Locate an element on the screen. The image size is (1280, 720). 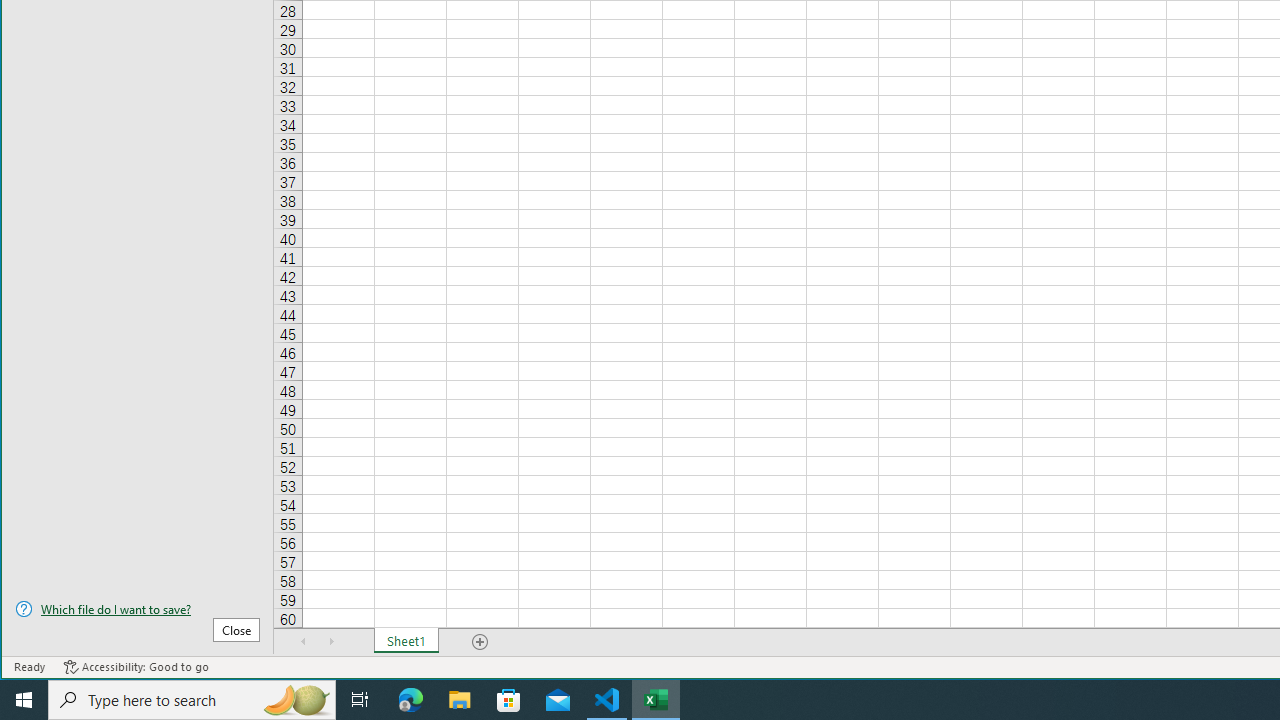
'Search highlights icon opens search home window' is located at coordinates (294, 698).